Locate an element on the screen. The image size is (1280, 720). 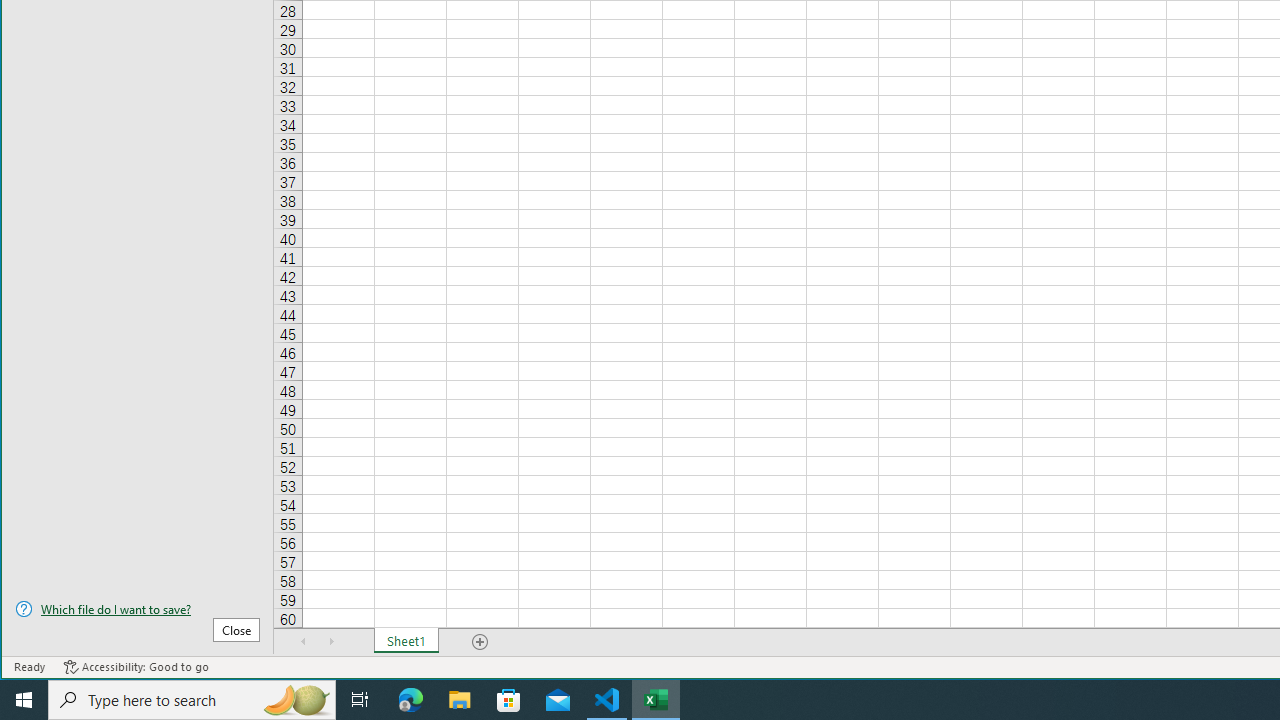
'Search highlights icon opens search home window' is located at coordinates (294, 698).